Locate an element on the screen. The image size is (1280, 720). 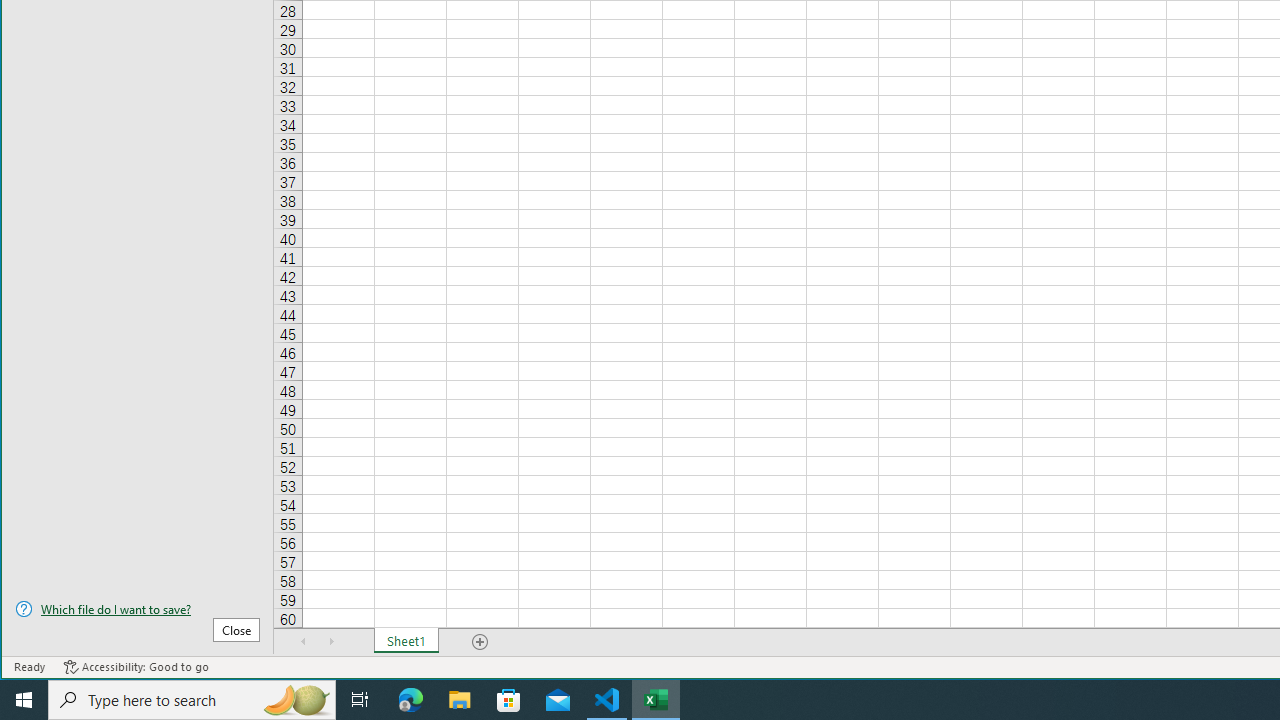
'Search highlights icon opens search home window' is located at coordinates (294, 698).